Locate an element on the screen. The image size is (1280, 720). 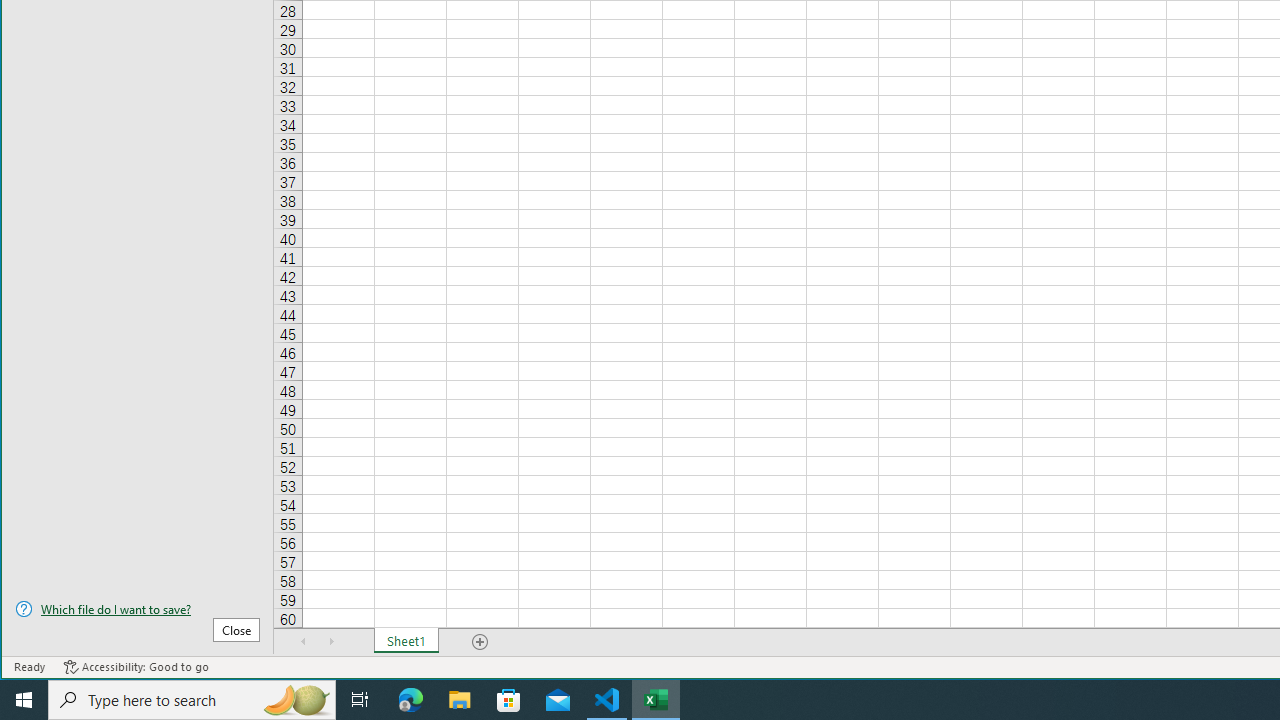
'Search highlights icon opens search home window' is located at coordinates (294, 698).